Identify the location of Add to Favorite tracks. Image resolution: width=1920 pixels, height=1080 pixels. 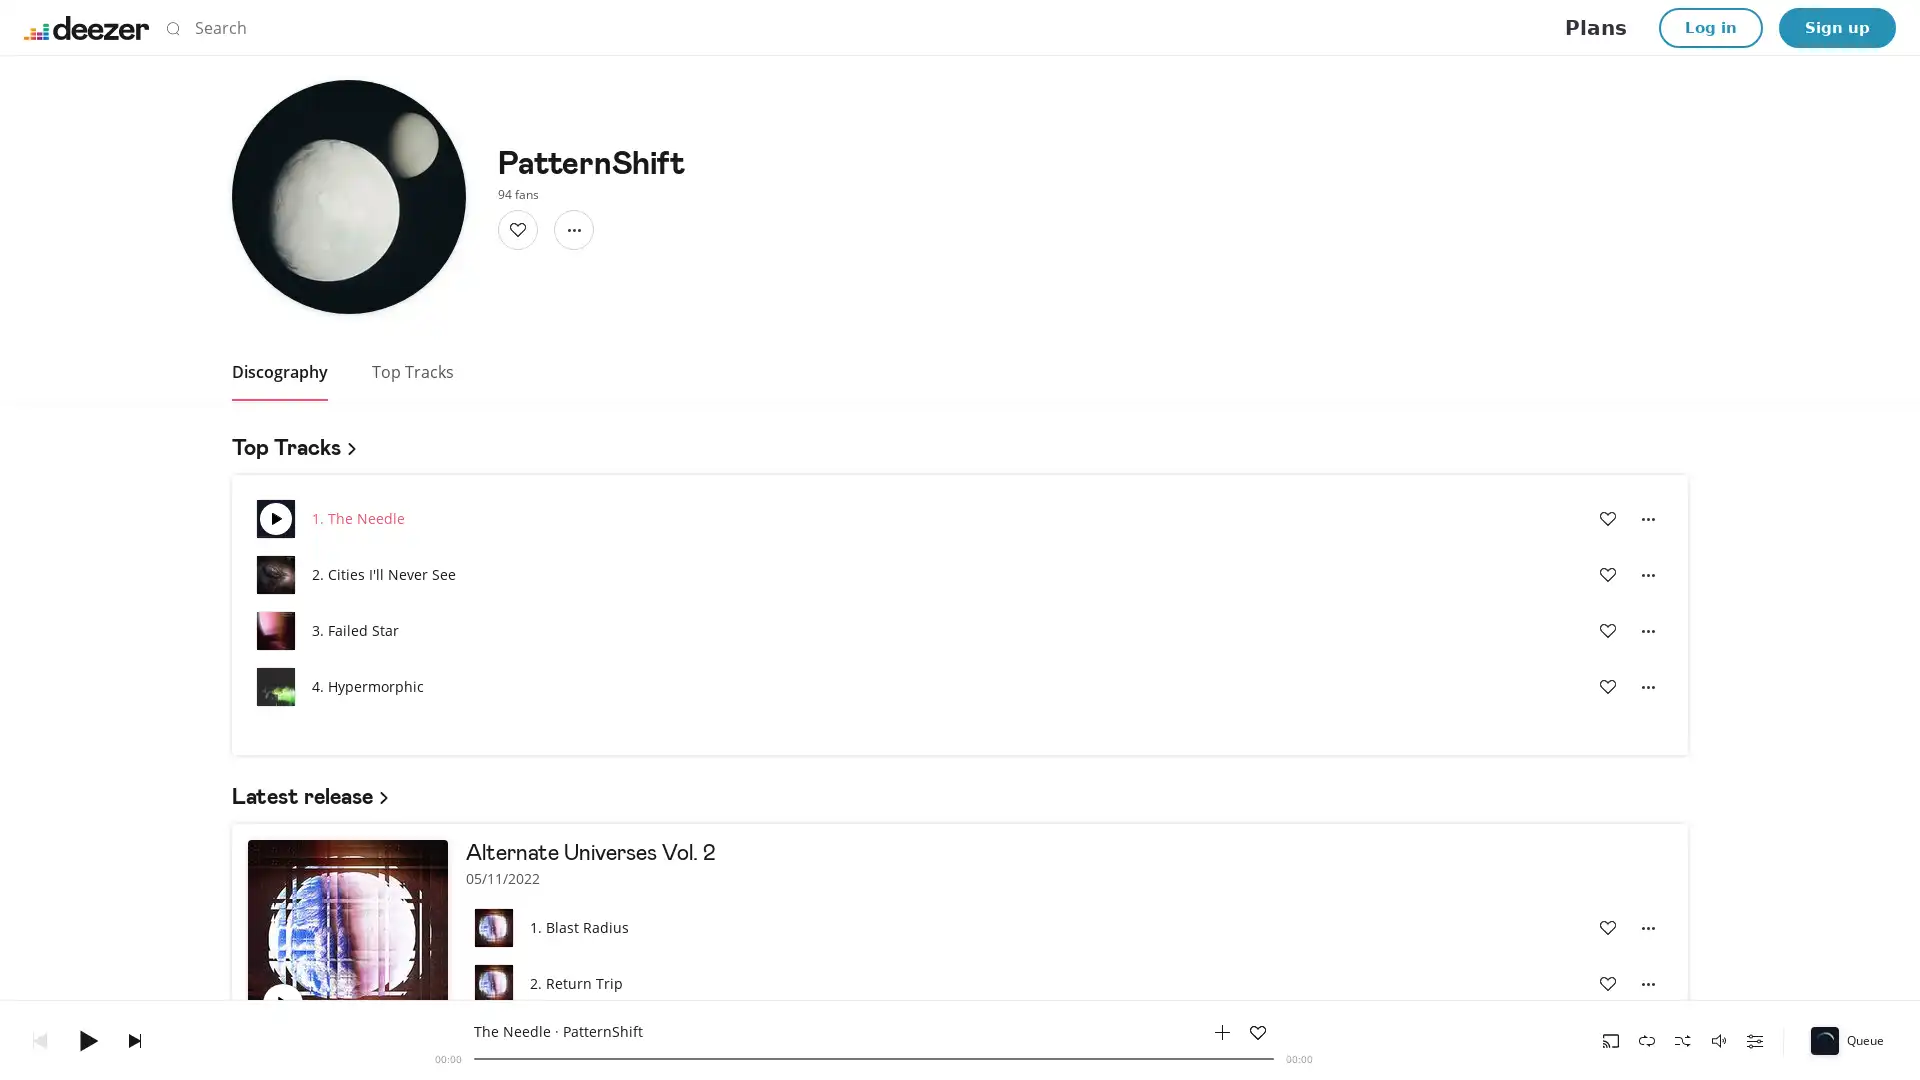
(1608, 928).